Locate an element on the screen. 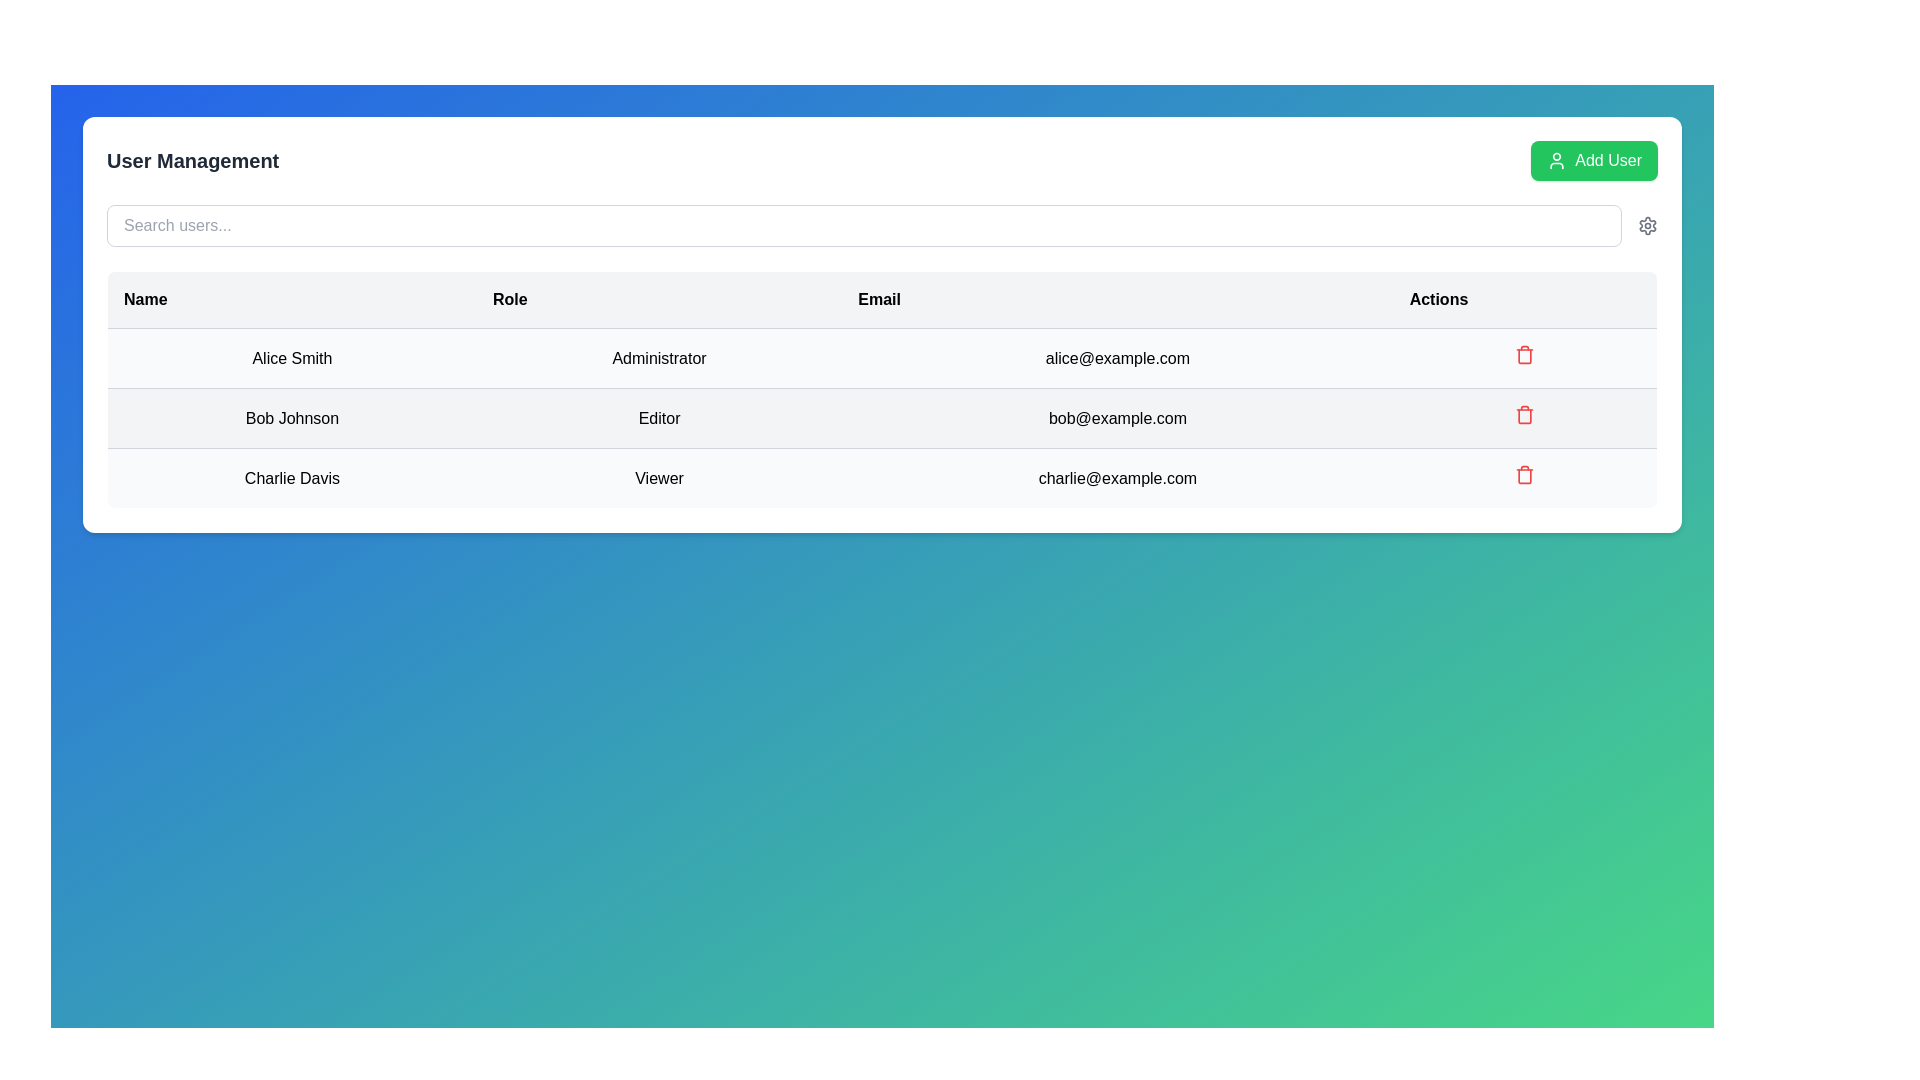 This screenshot has width=1920, height=1080. the 'Viewer' text label, which is styled with 'p-4' padding and a 'border-b' bottom border, located in the 'Role' column of the user table for 'Charlie Davis' is located at coordinates (659, 478).